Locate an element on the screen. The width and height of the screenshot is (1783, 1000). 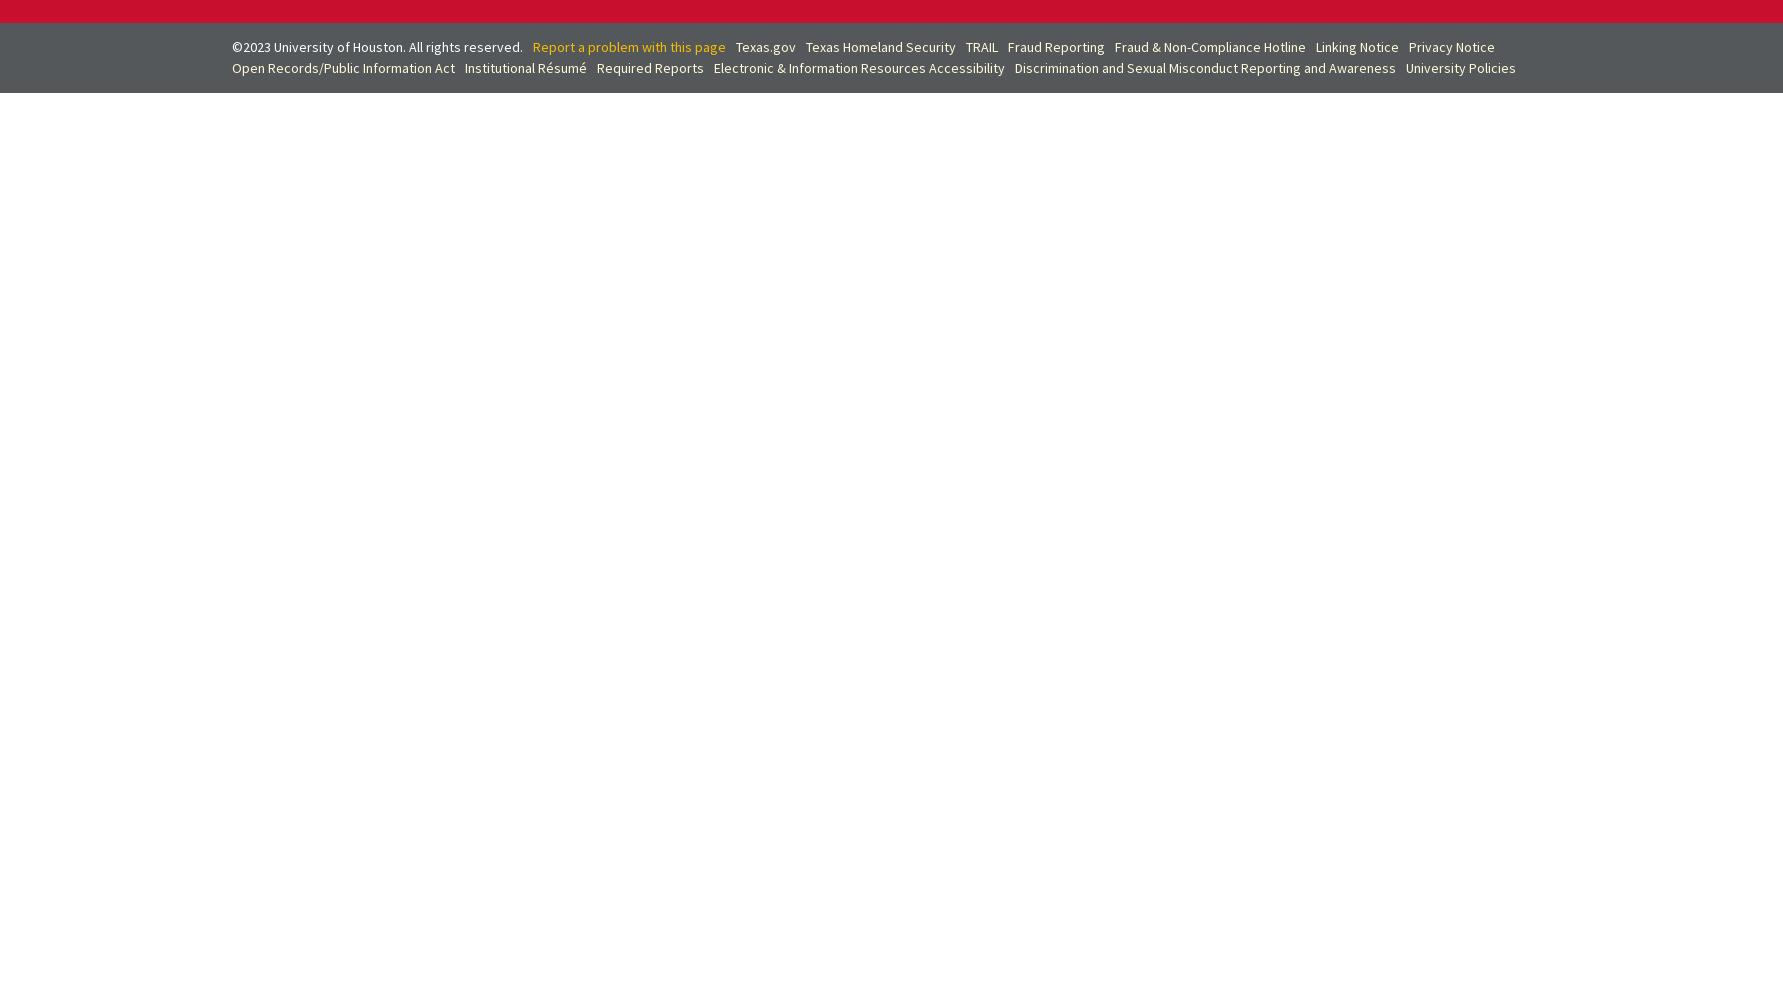
'Linking Notice' is located at coordinates (1313, 46).